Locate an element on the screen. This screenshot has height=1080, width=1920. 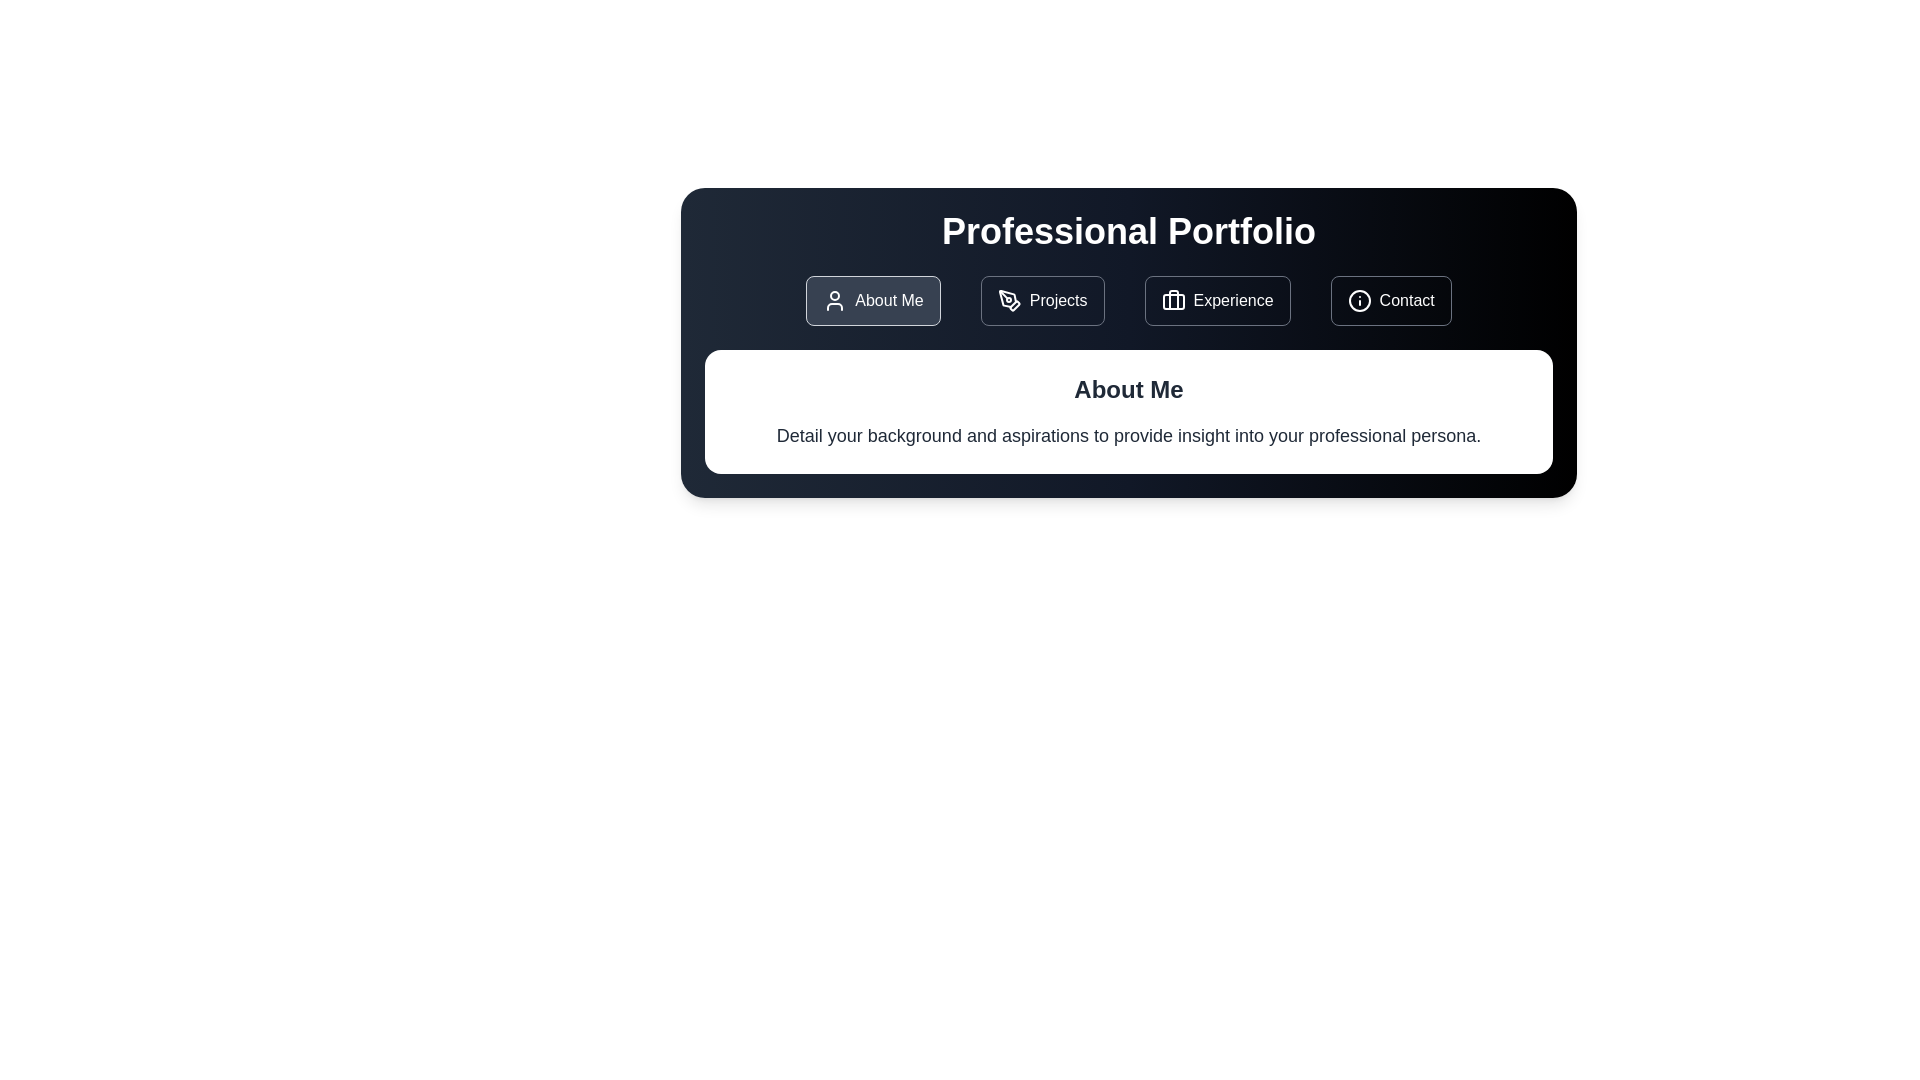
the Experience navigation icon, which is the third element in the row of navigation buttons under the 'Professional Portfolio' title is located at coordinates (1173, 301).